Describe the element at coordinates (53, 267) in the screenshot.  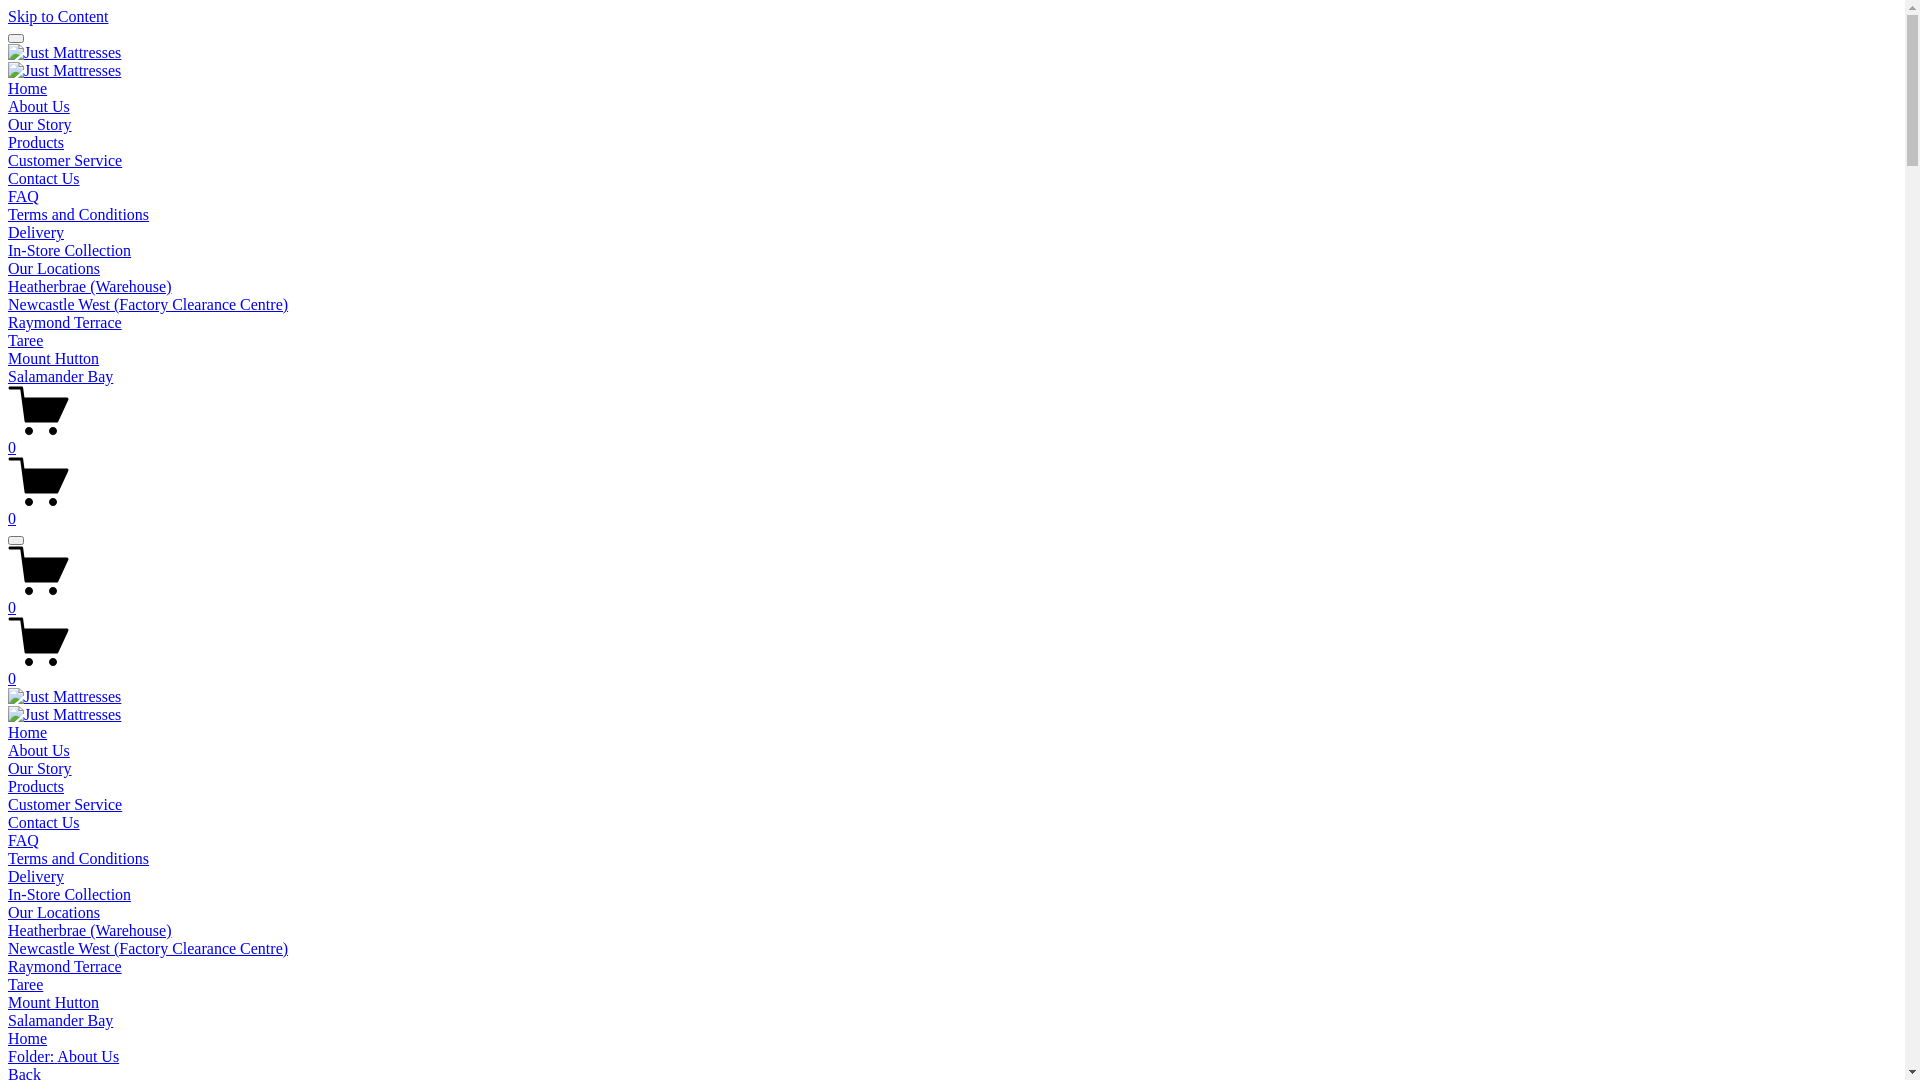
I see `'Our Locations'` at that location.